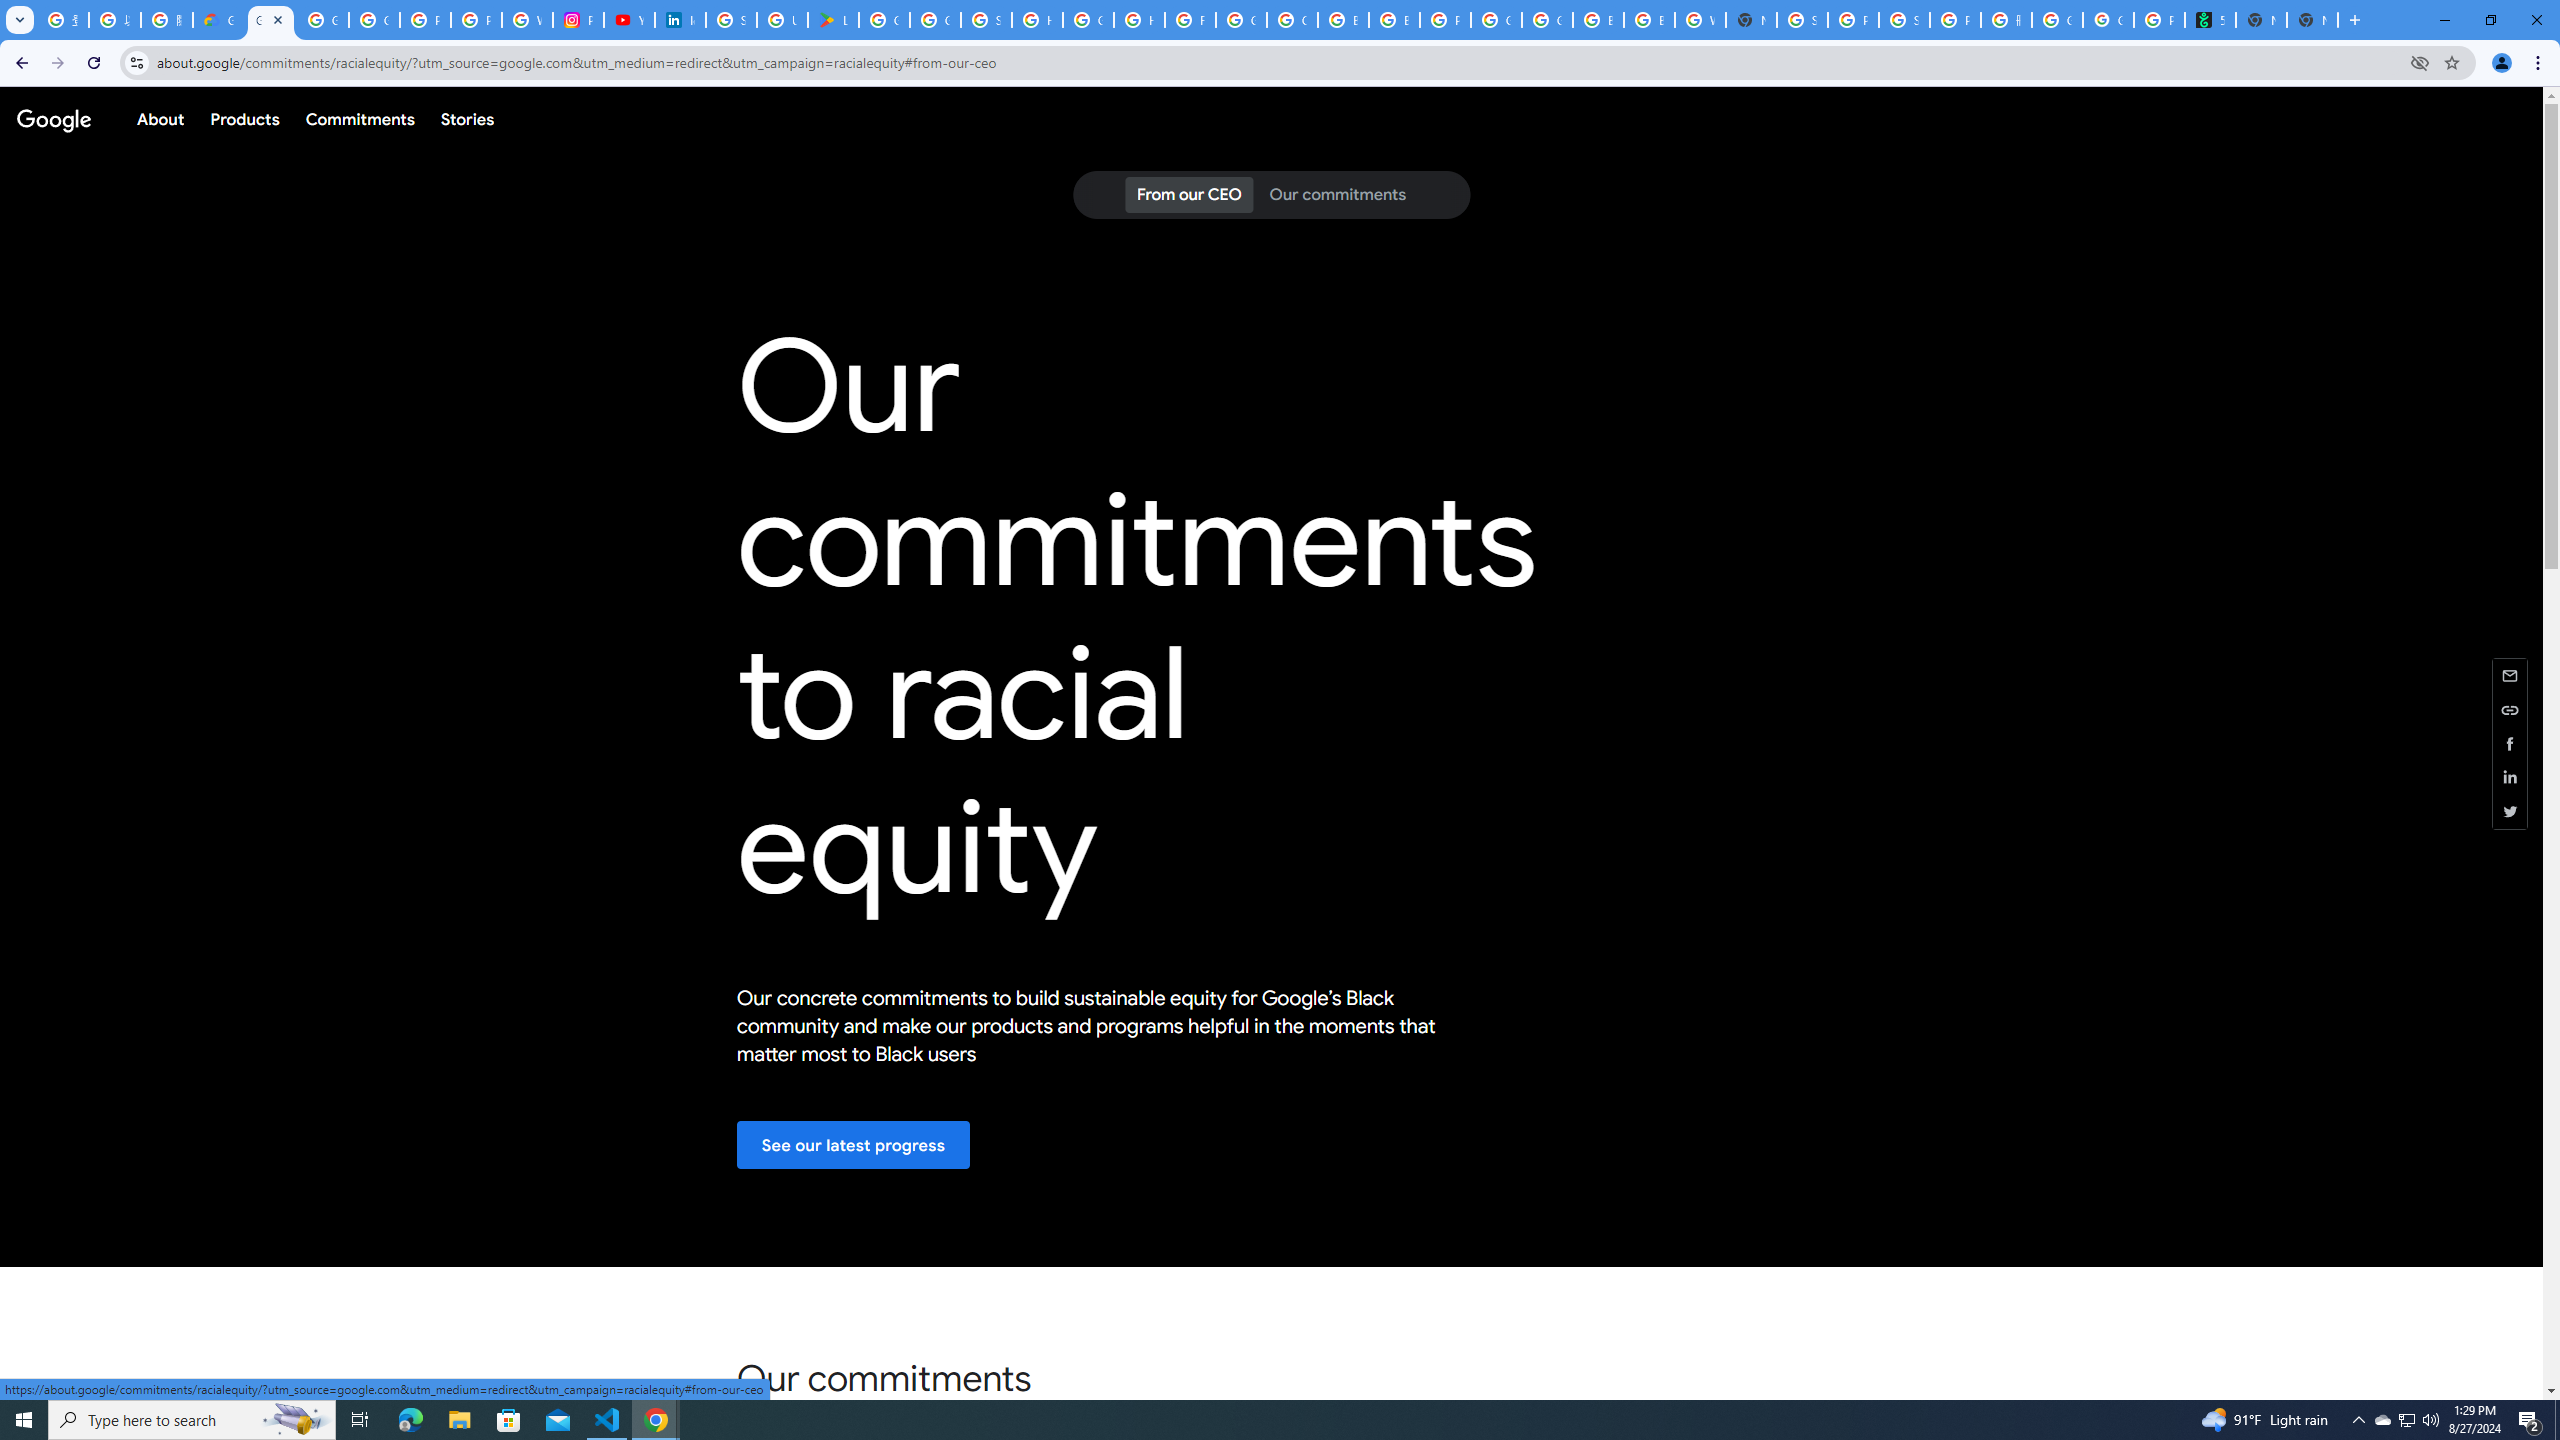 The image size is (2560, 1440). Describe the element at coordinates (466, 118) in the screenshot. I see `'Stories'` at that location.